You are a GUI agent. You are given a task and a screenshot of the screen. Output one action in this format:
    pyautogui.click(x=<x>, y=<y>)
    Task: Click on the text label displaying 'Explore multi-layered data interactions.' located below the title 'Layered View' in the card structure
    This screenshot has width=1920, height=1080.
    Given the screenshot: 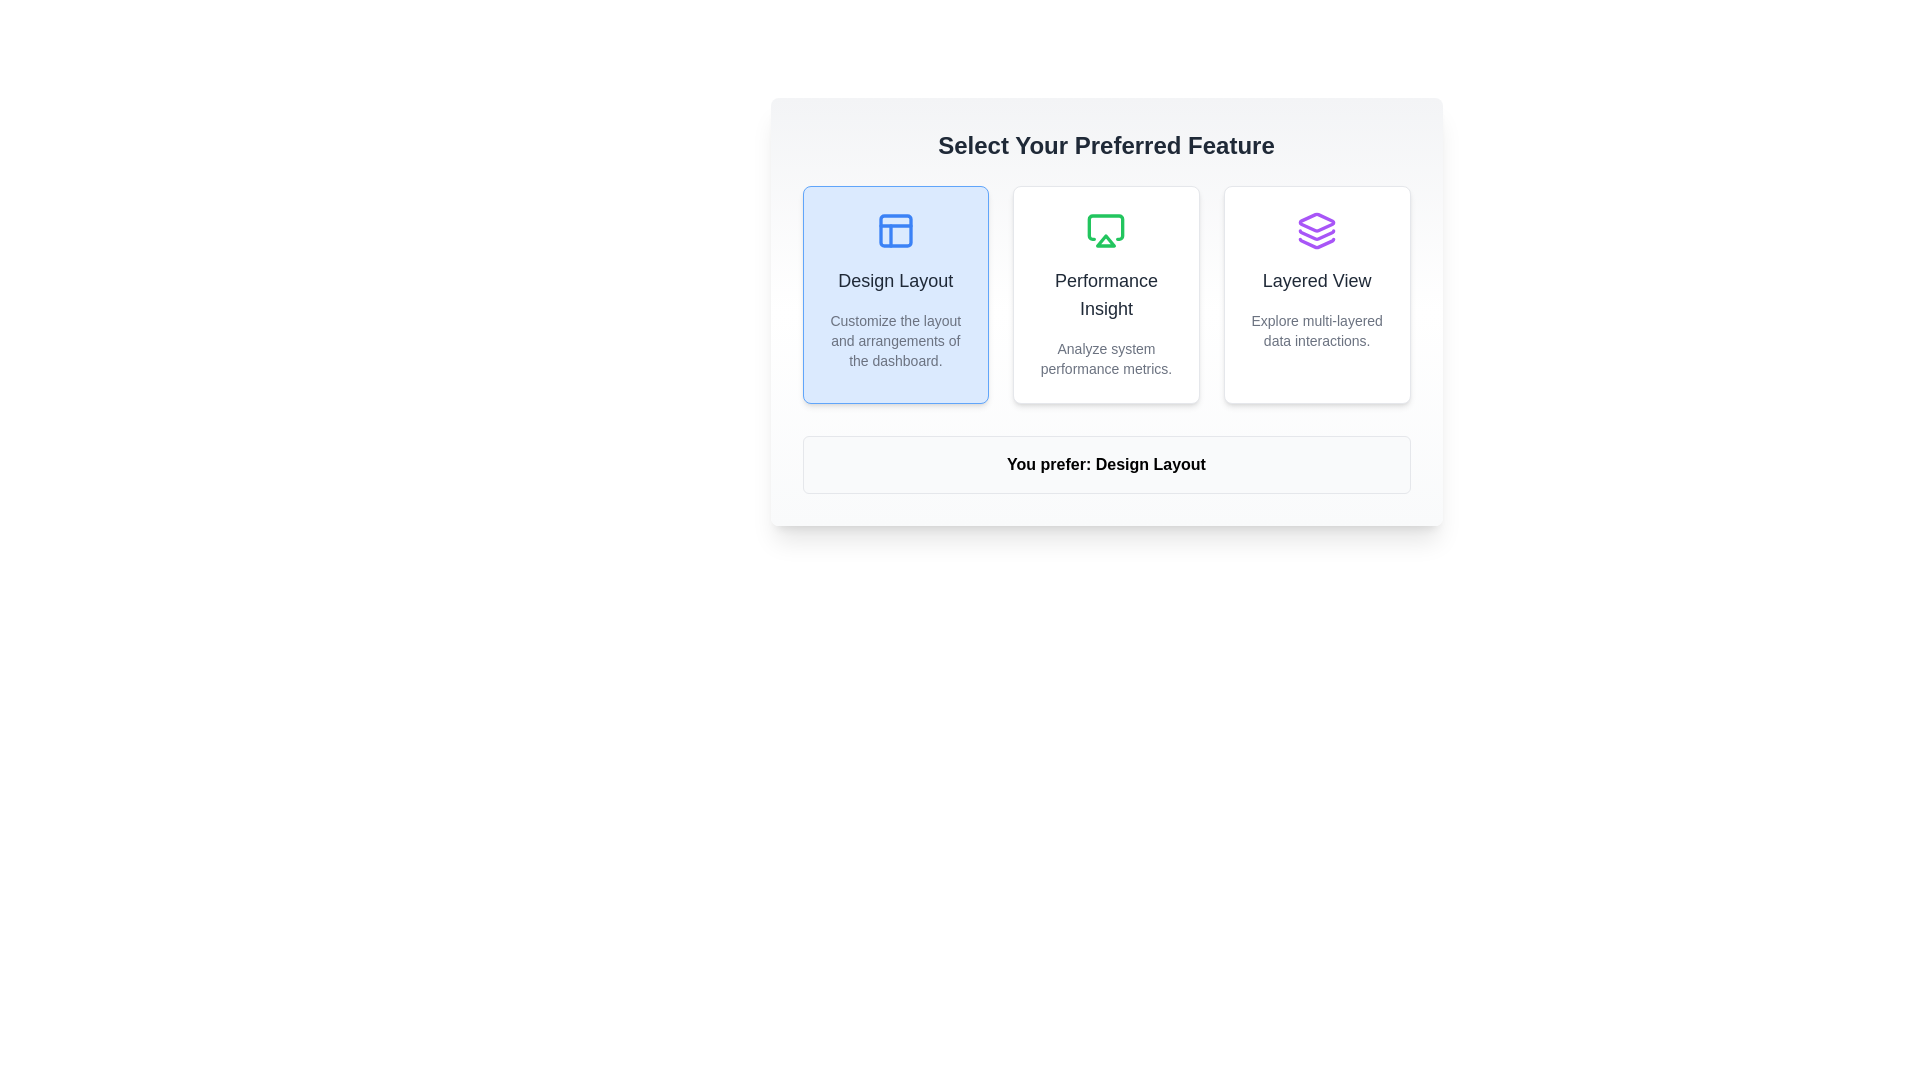 What is the action you would take?
    pyautogui.click(x=1317, y=330)
    